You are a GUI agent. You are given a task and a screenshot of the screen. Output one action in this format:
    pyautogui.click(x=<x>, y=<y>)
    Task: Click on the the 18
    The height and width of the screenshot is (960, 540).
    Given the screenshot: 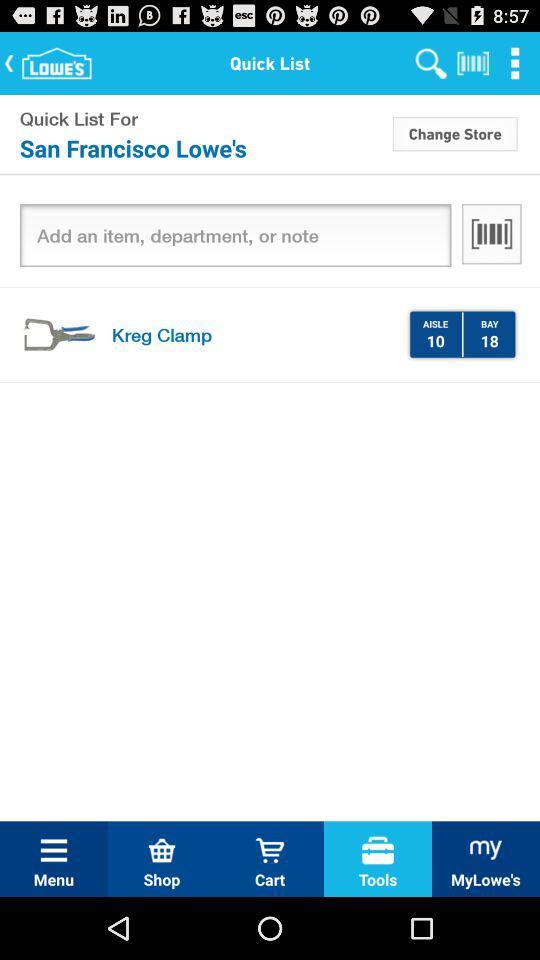 What is the action you would take?
    pyautogui.click(x=488, y=340)
    